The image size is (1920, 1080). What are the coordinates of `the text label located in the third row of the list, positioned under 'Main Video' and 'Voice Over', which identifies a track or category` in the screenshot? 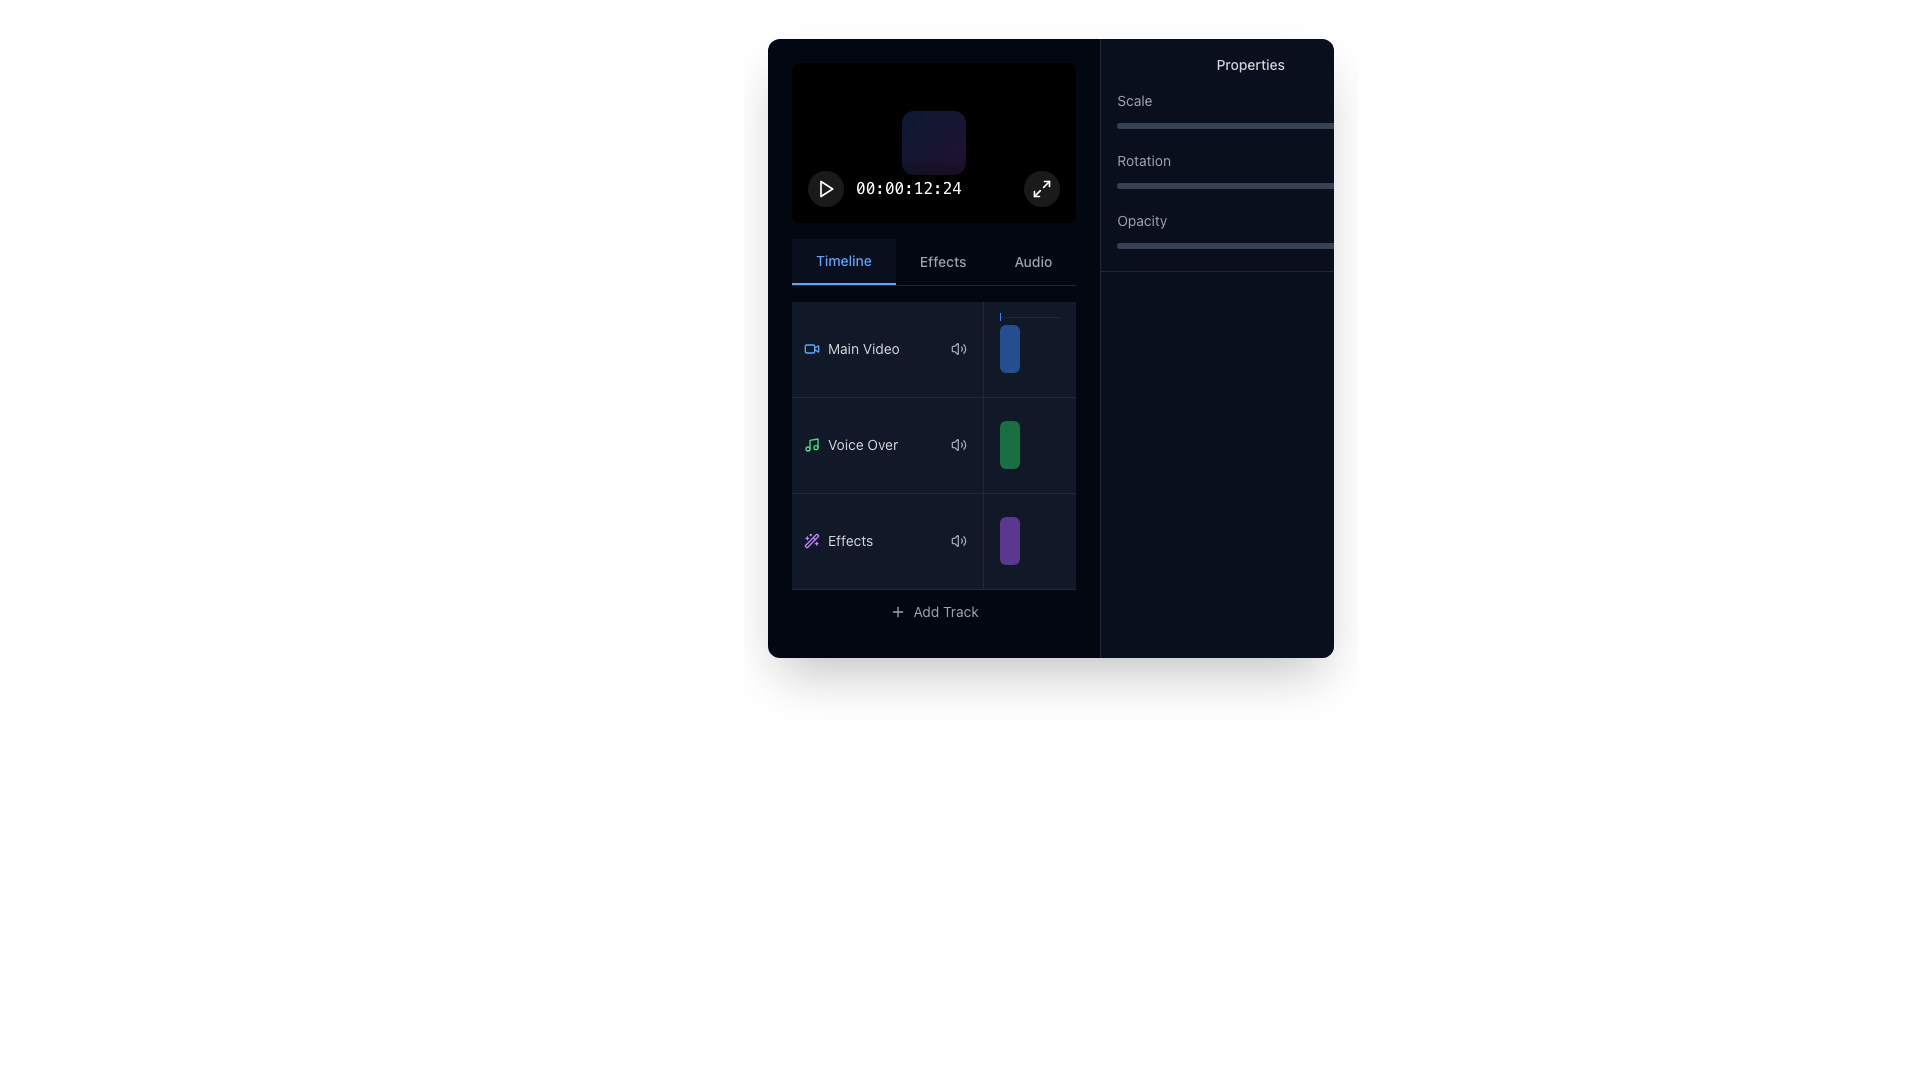 It's located at (850, 541).